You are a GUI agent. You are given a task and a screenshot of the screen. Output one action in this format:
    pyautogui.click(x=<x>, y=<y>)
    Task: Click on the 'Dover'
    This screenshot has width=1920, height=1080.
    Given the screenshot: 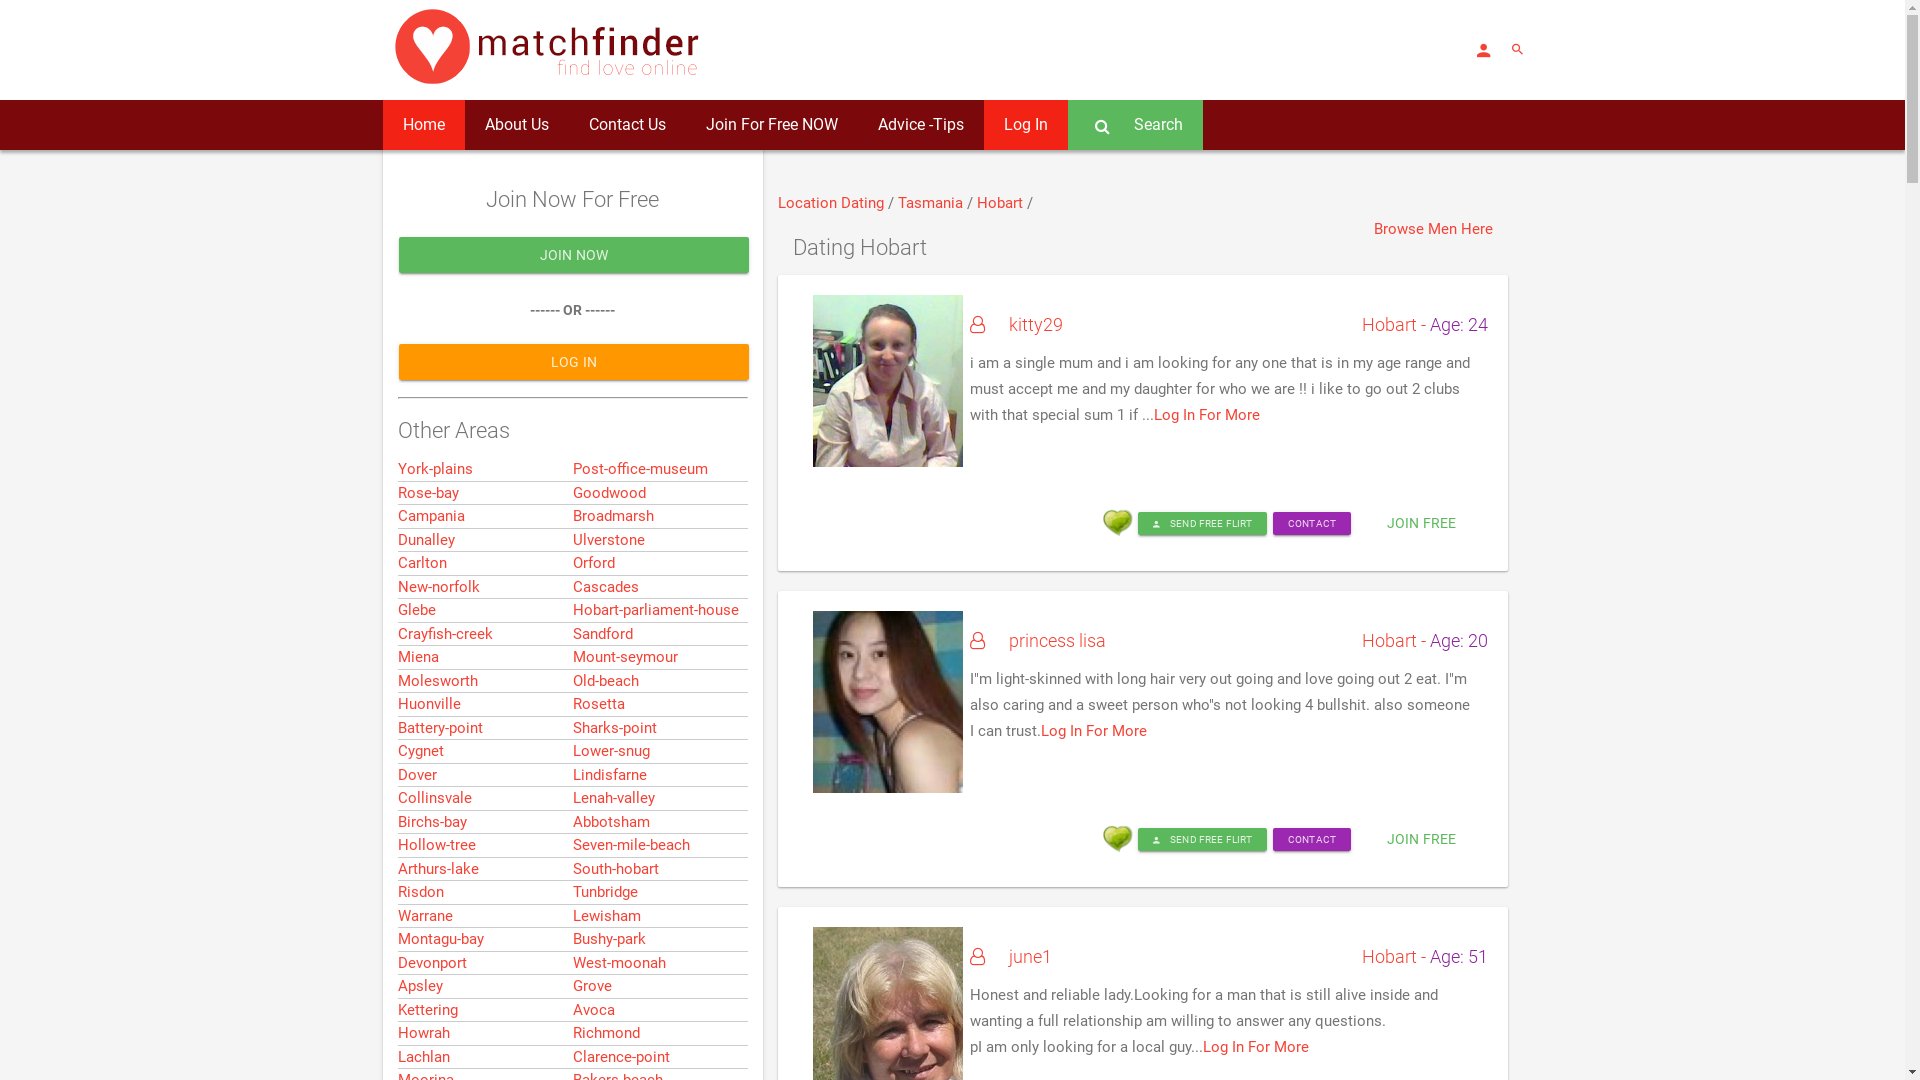 What is the action you would take?
    pyautogui.click(x=416, y=774)
    